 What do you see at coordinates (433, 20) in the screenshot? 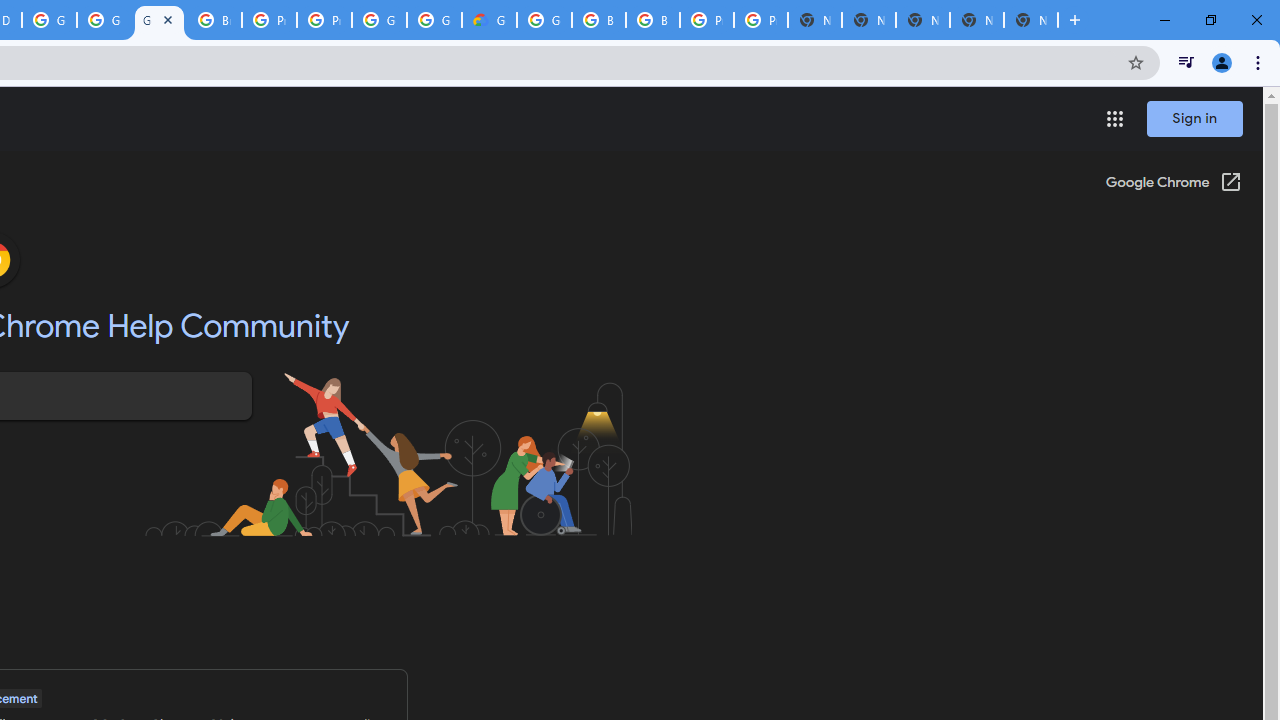
I see `'Google Cloud Platform'` at bounding box center [433, 20].